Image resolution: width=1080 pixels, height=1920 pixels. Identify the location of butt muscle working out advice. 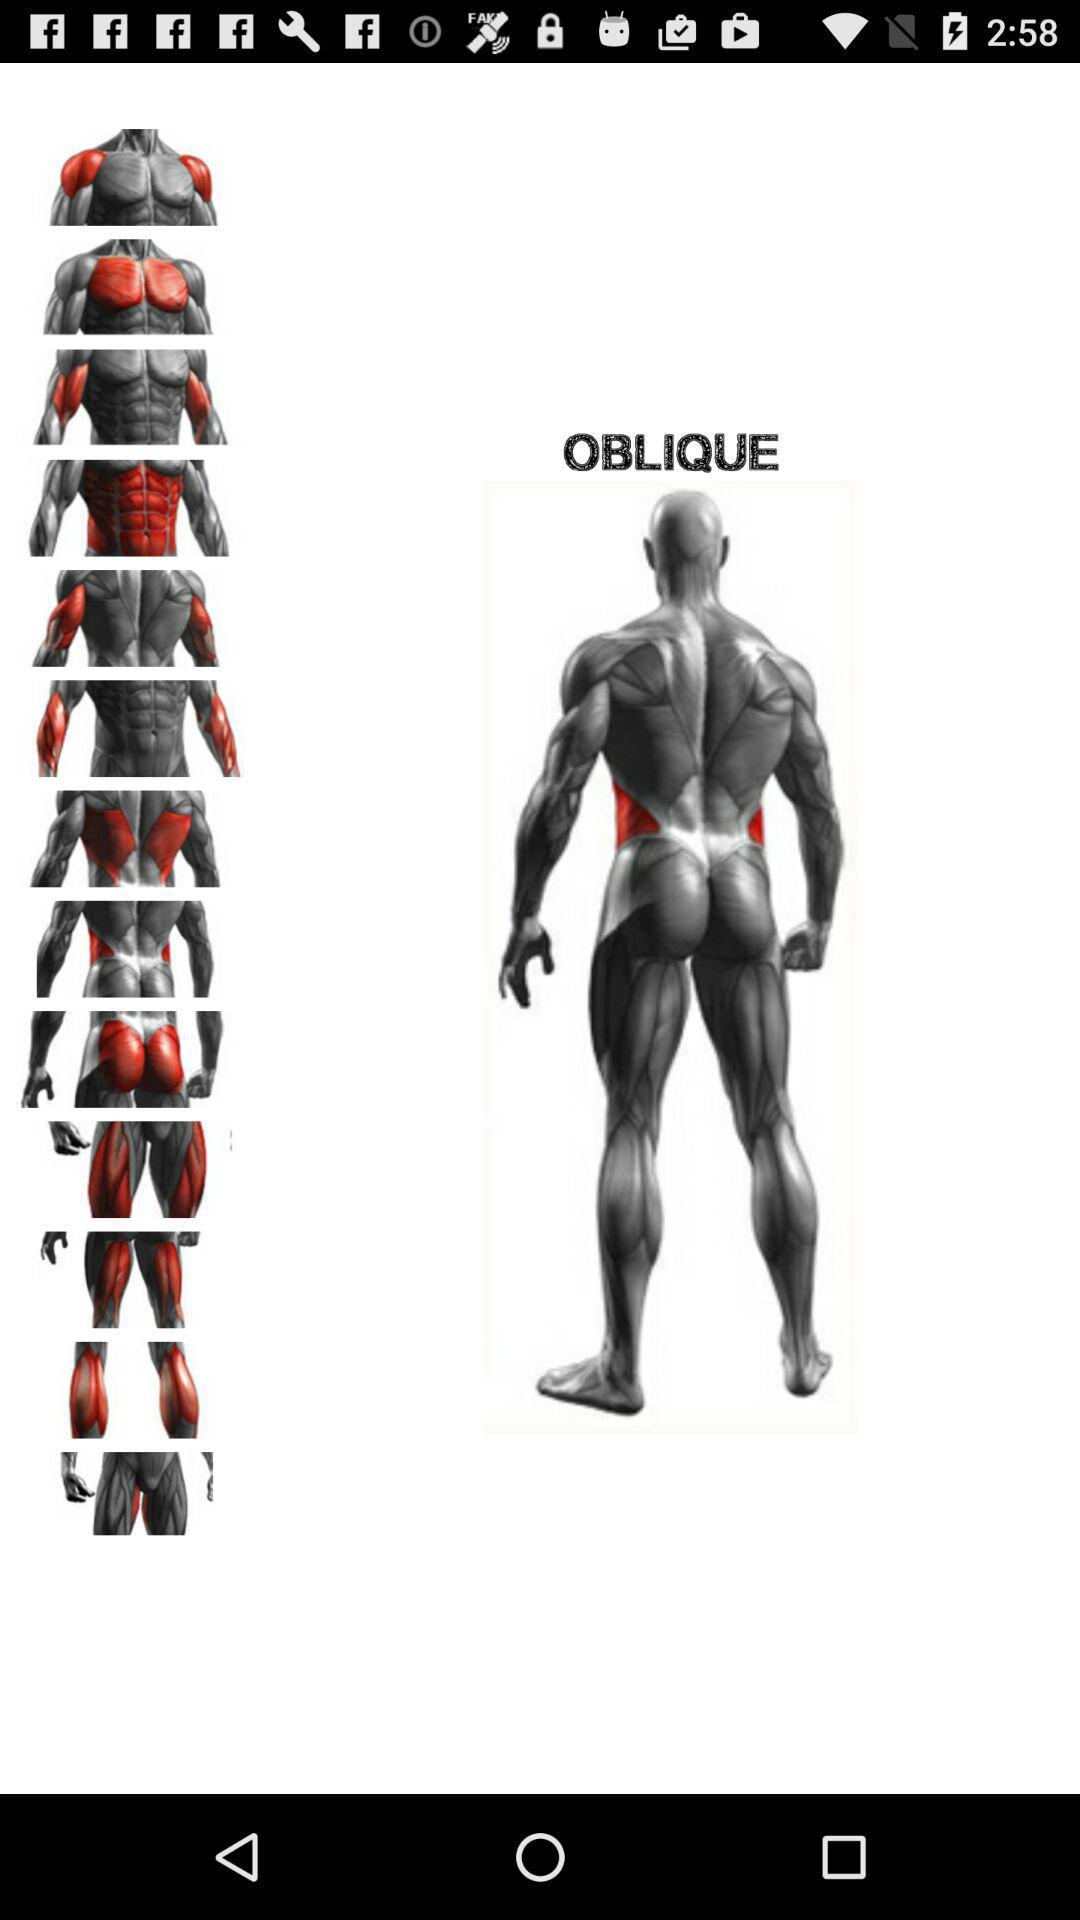
(131, 1051).